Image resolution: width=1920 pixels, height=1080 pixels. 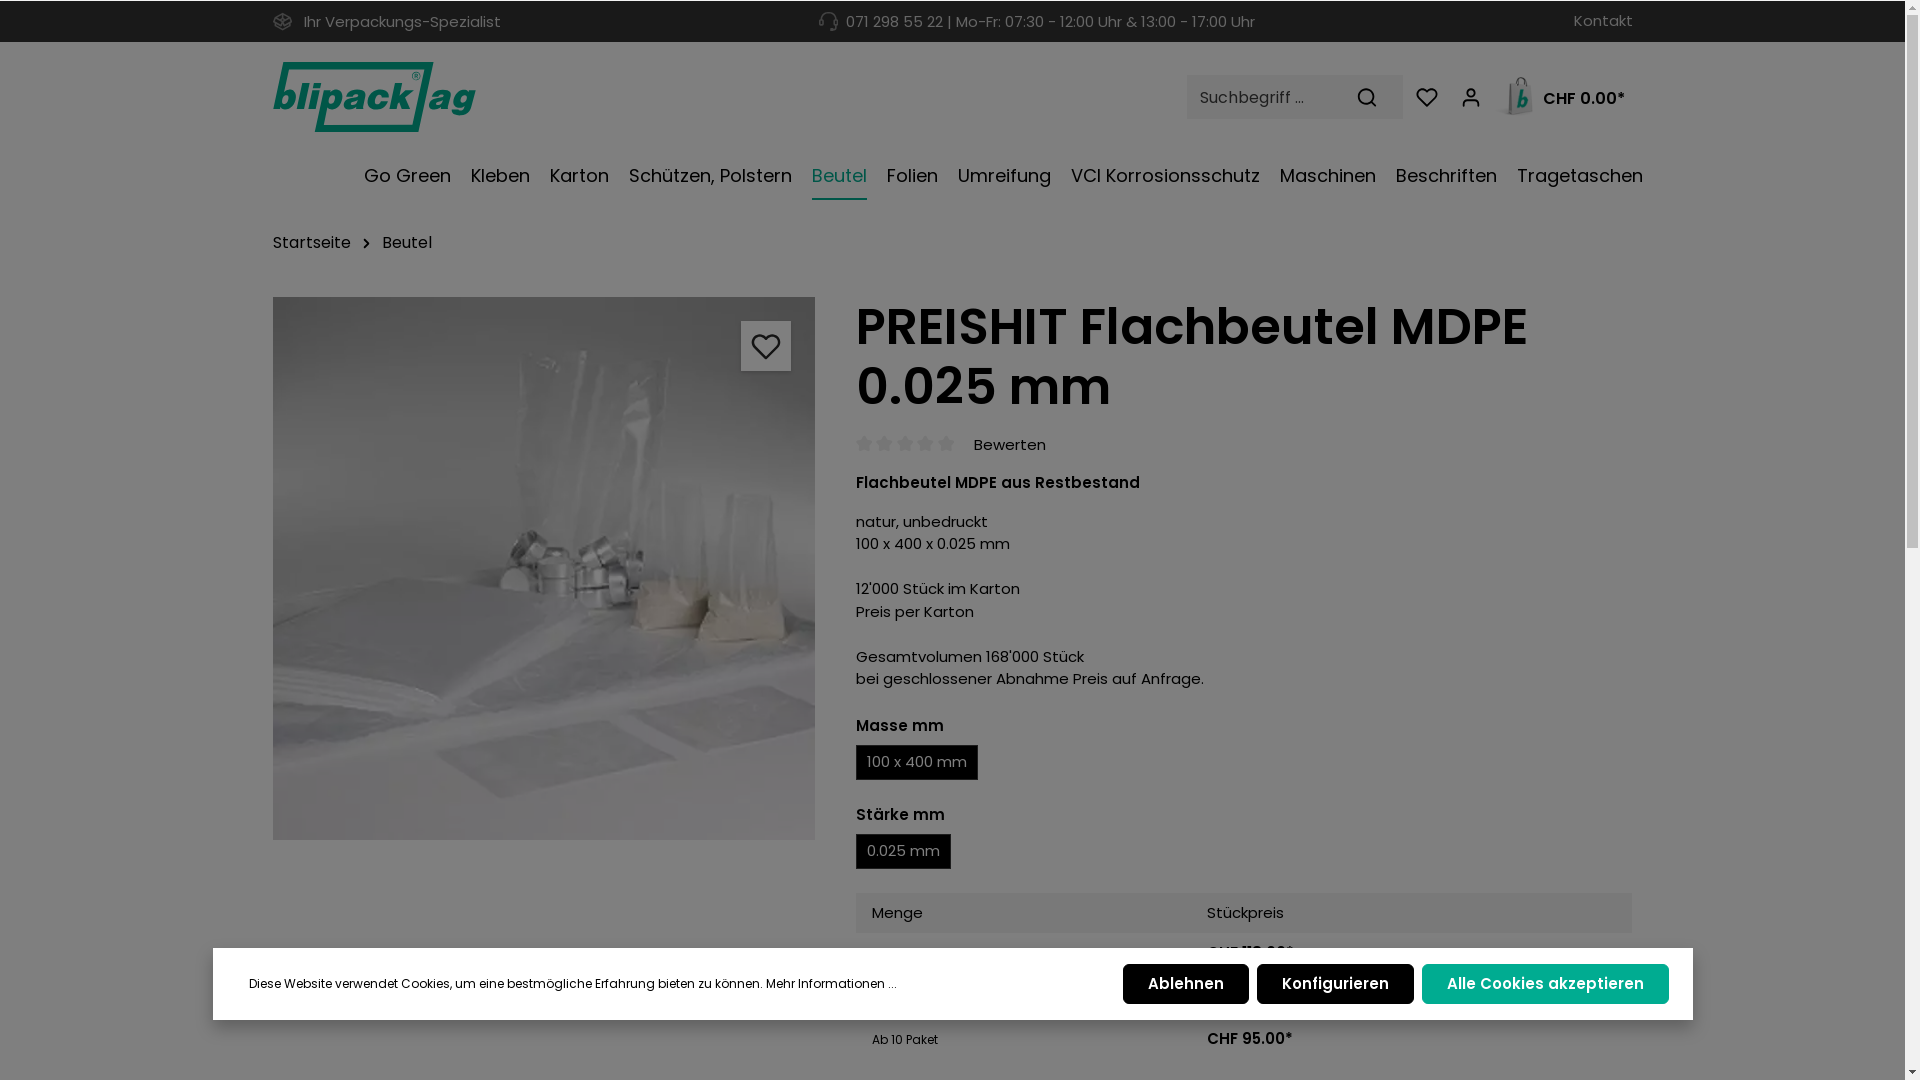 What do you see at coordinates (765, 345) in the screenshot?
I see `'Merken'` at bounding box center [765, 345].